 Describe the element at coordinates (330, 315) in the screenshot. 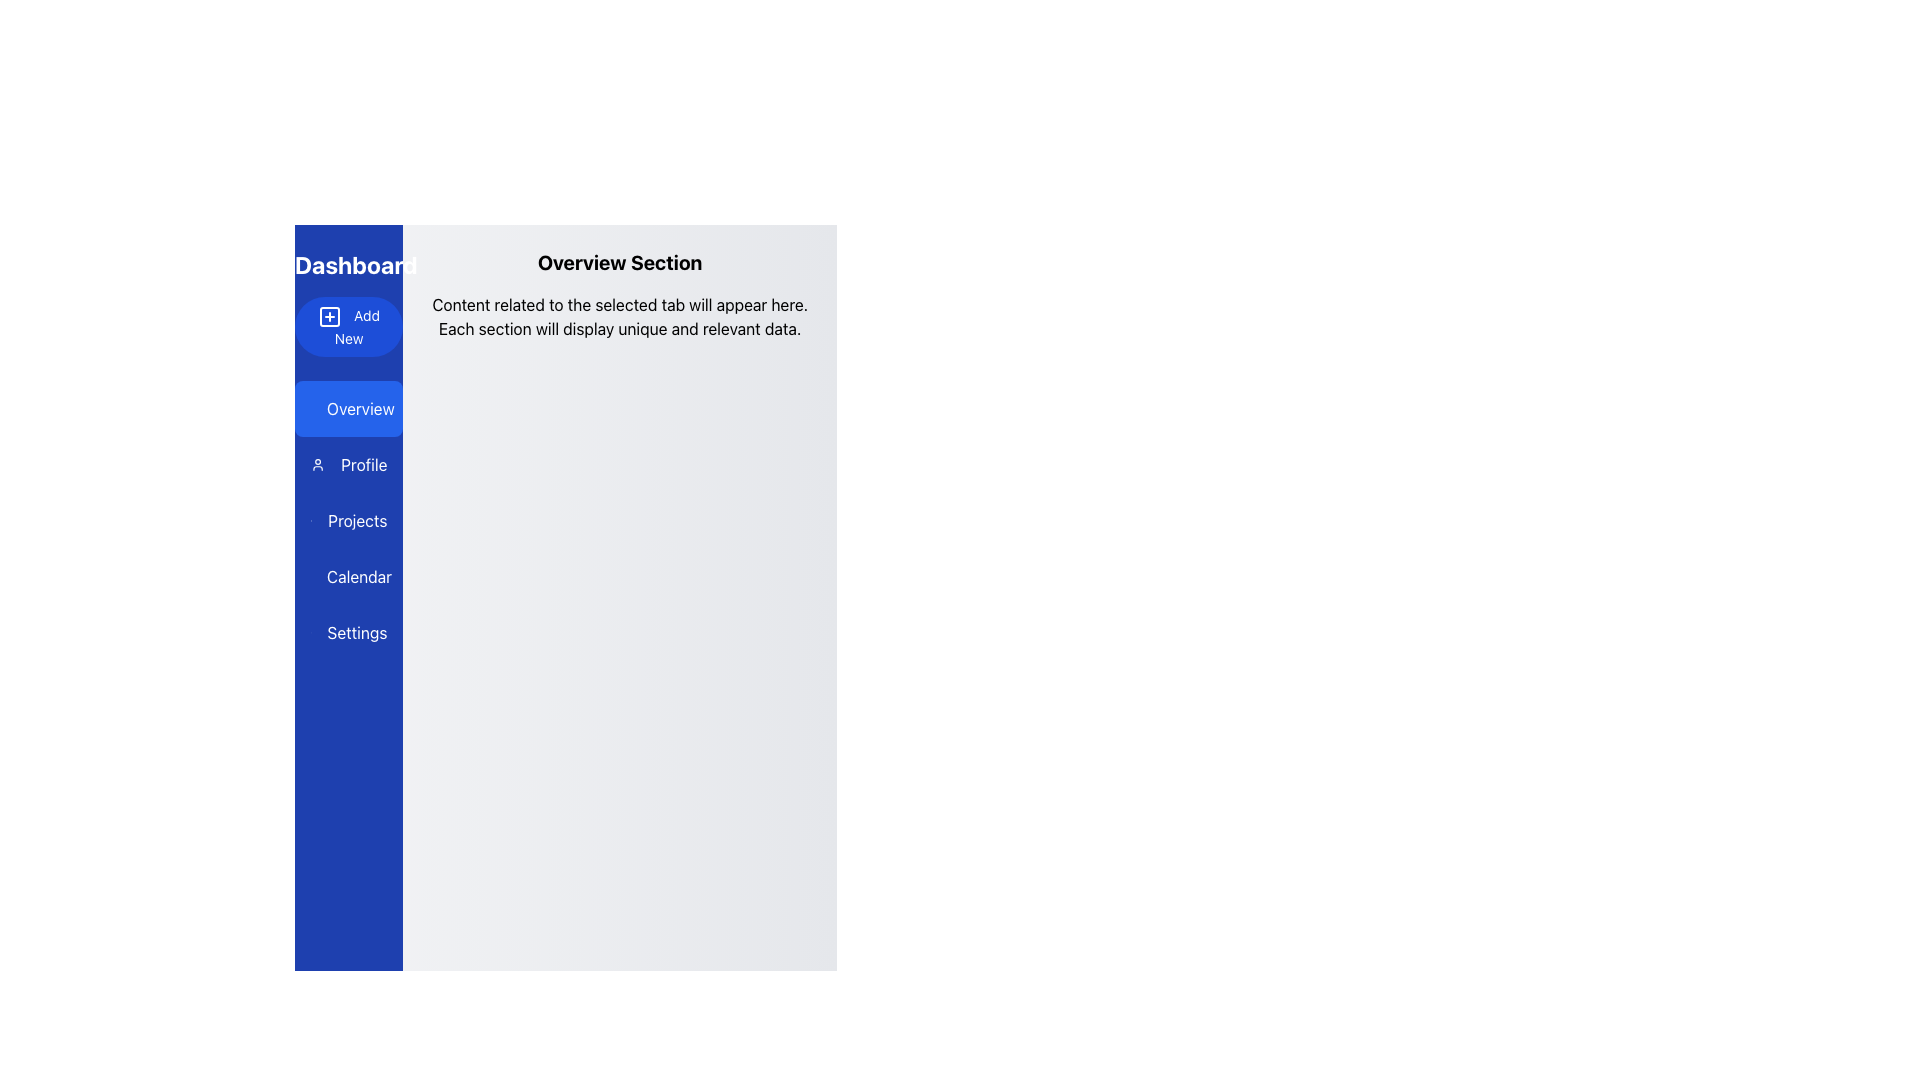

I see `the decorative element that enhances the visibility of the 'Add New' button located in the left navigation panel below the 'Dashboard' title` at that location.